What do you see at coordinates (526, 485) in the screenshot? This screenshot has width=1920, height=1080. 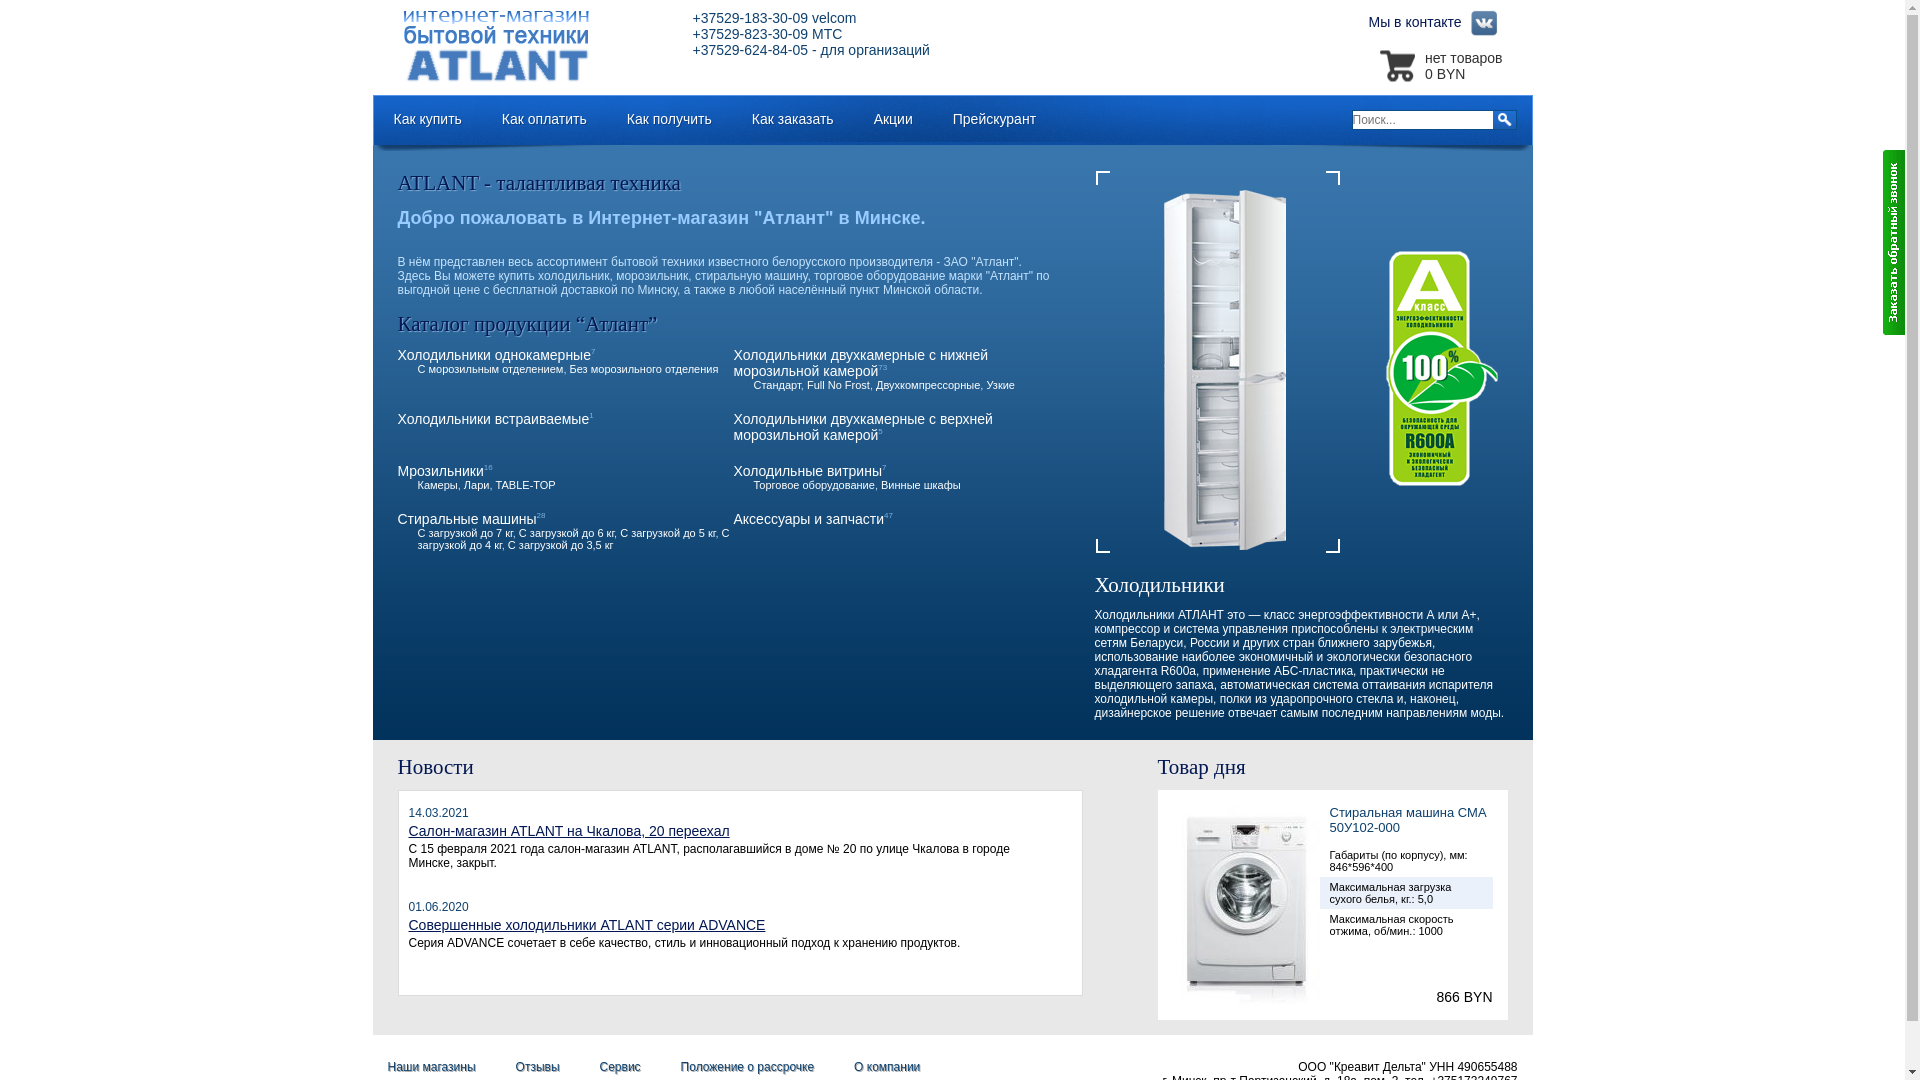 I see `'TABLE-TOP'` at bounding box center [526, 485].